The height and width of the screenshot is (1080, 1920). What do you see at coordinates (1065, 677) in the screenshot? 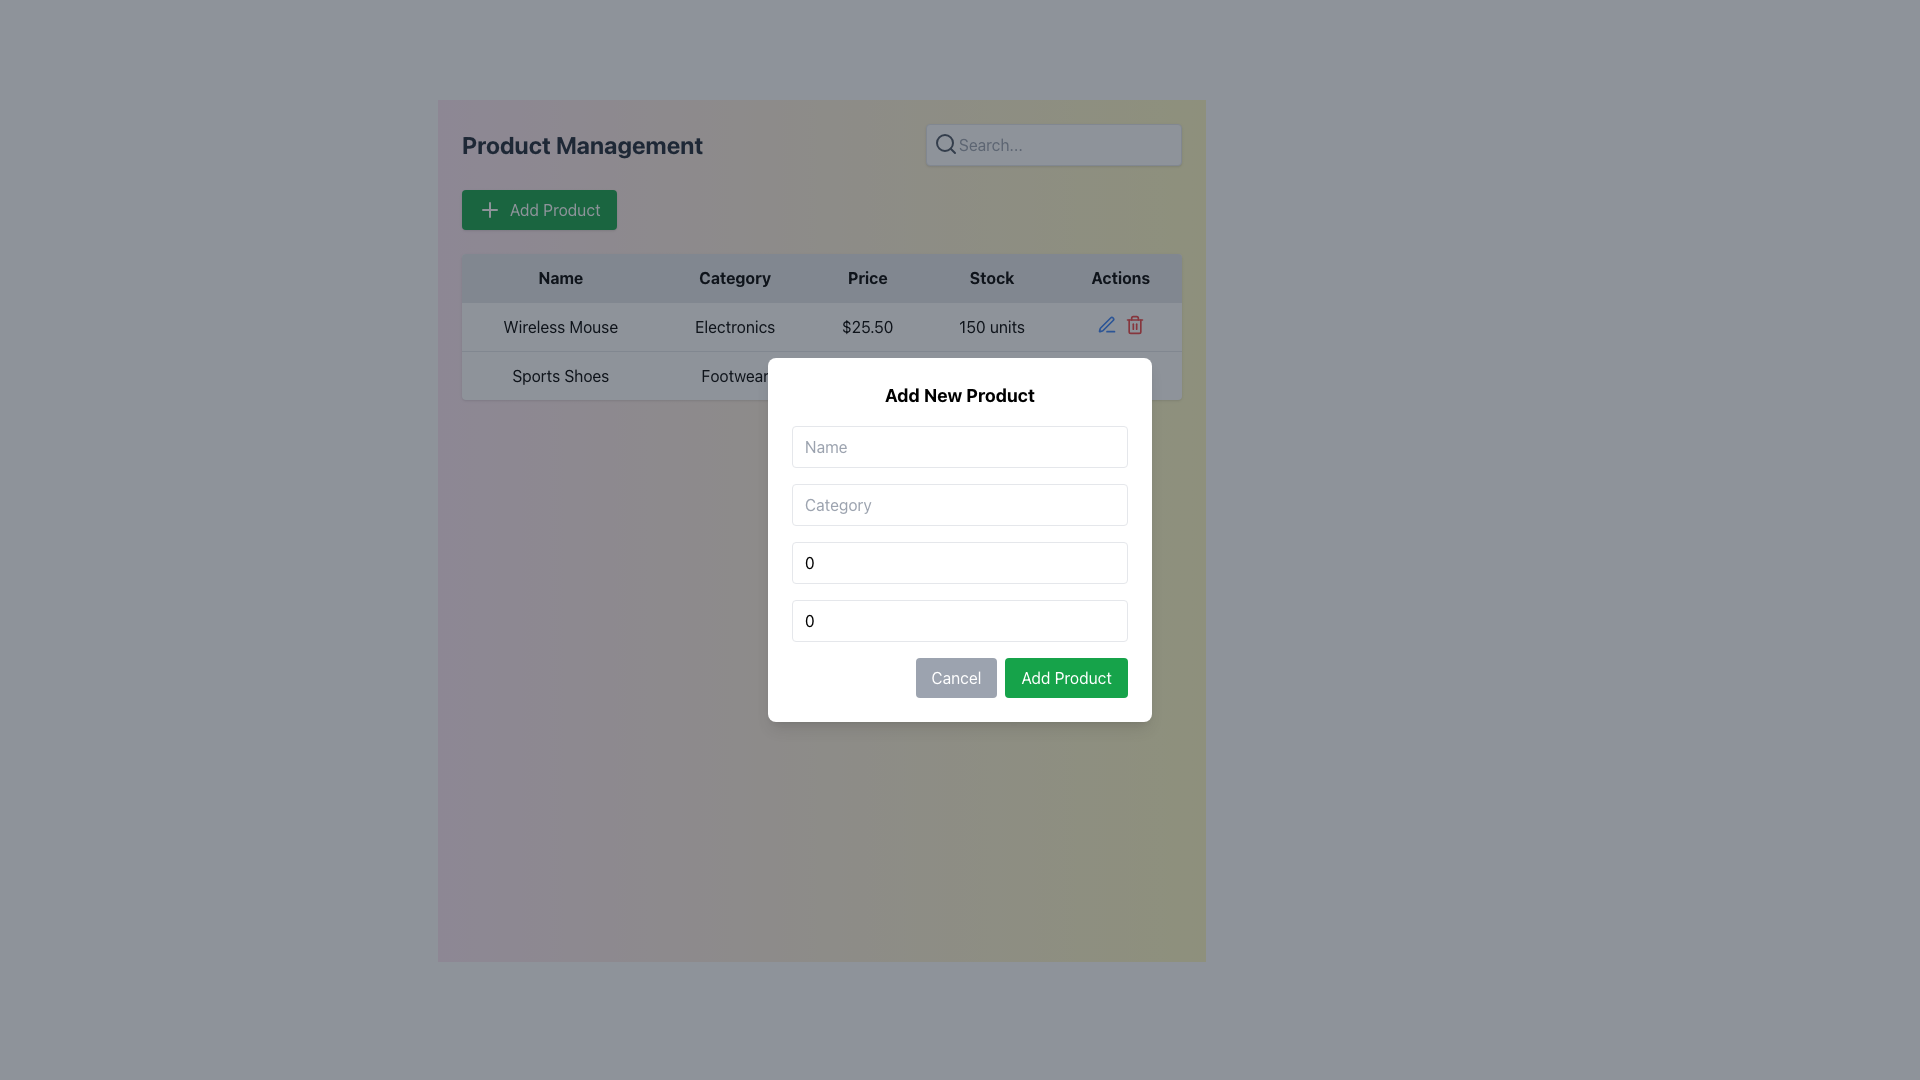
I see `the 'Add Product' button, which has a green background and white text, located on the right side of the modal footer` at bounding box center [1065, 677].